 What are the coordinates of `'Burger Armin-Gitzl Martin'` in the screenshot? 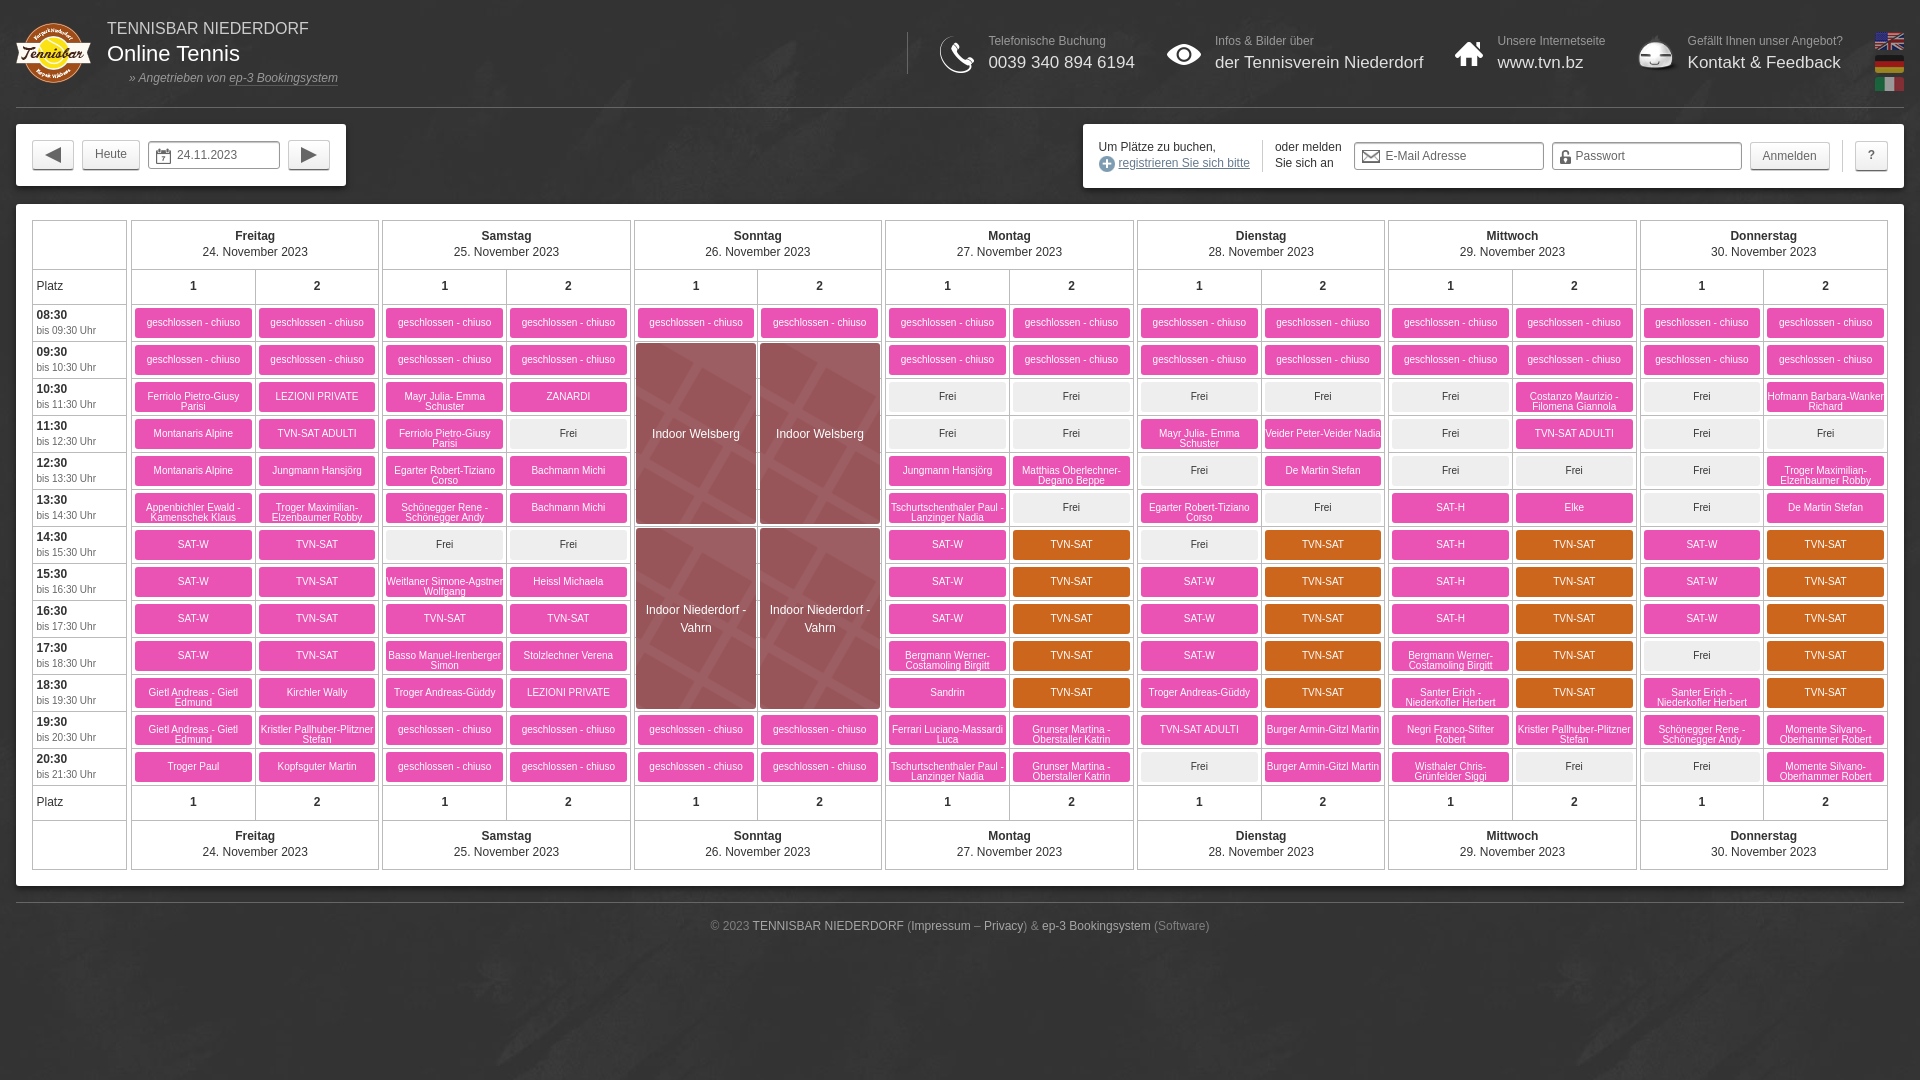 It's located at (1323, 729).